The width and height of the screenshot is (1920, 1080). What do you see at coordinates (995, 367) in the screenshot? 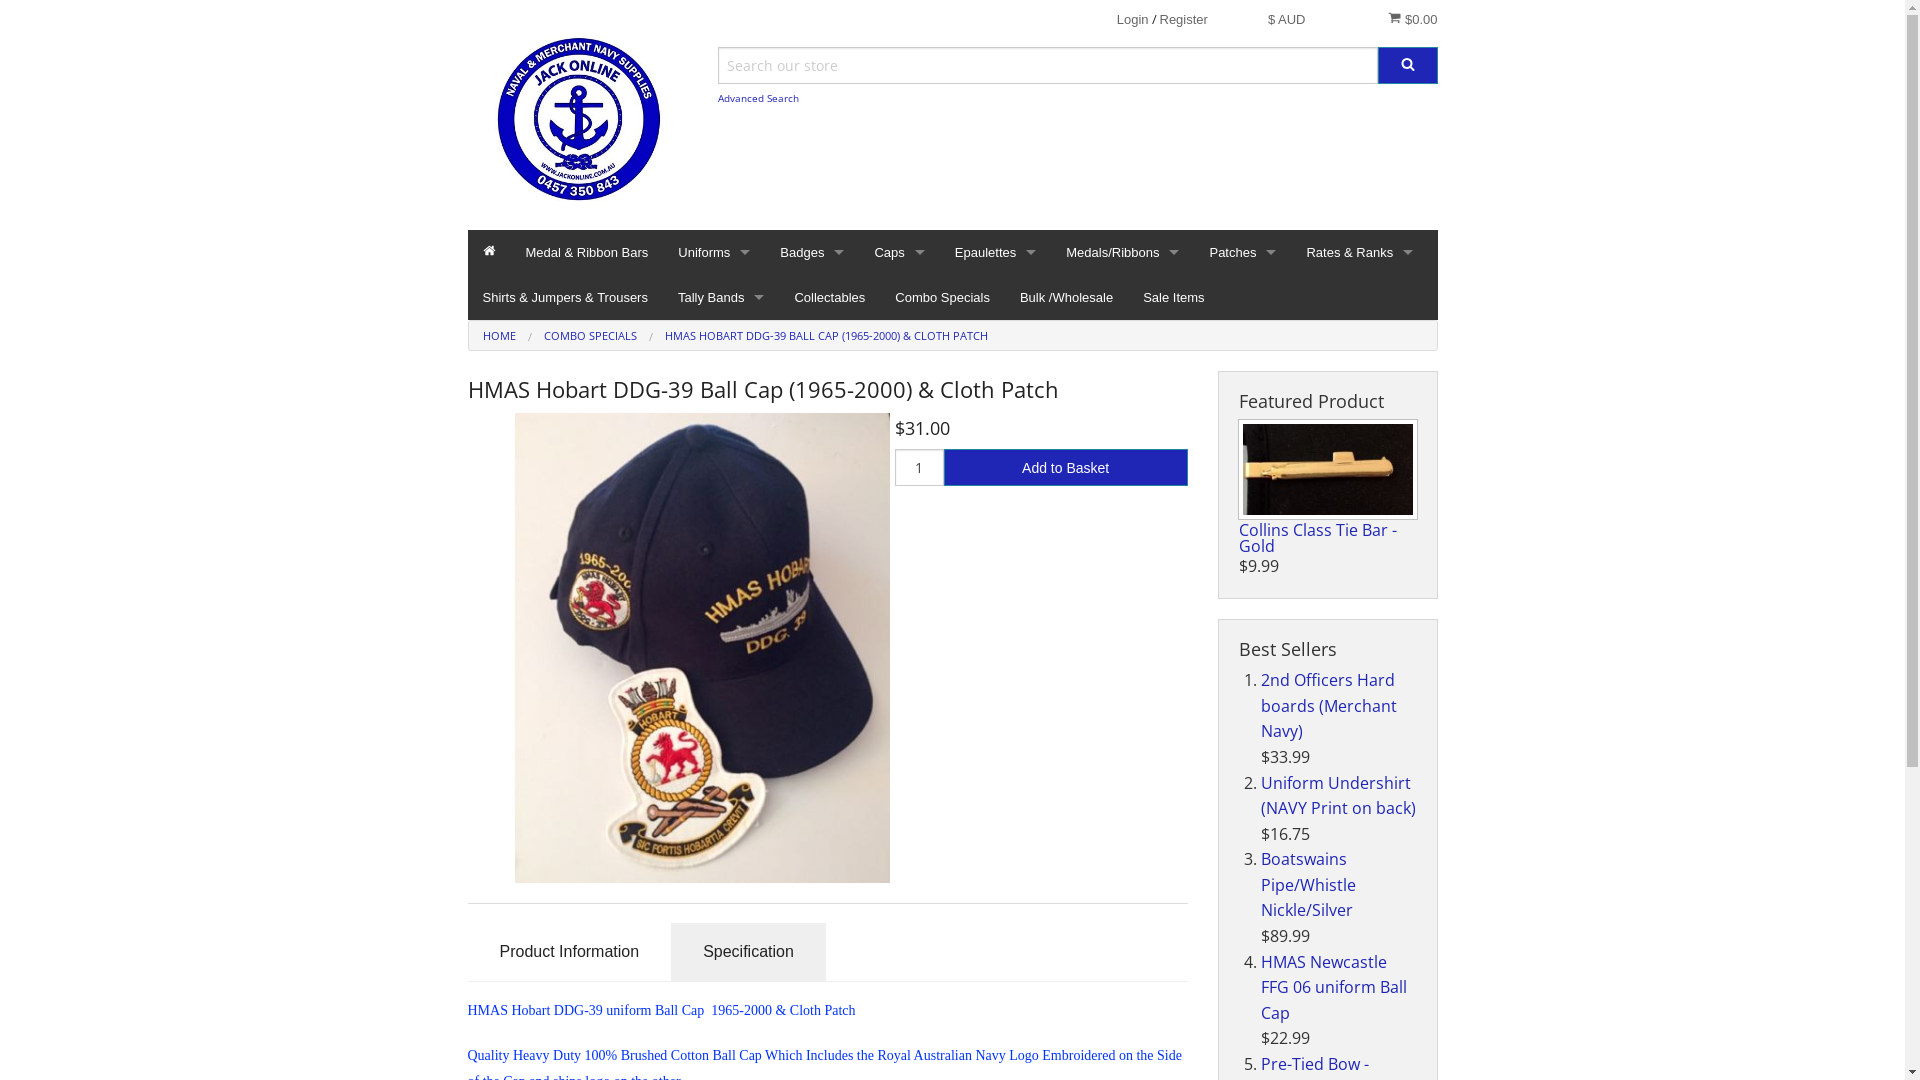
I see `'Merchant Navy'` at bounding box center [995, 367].